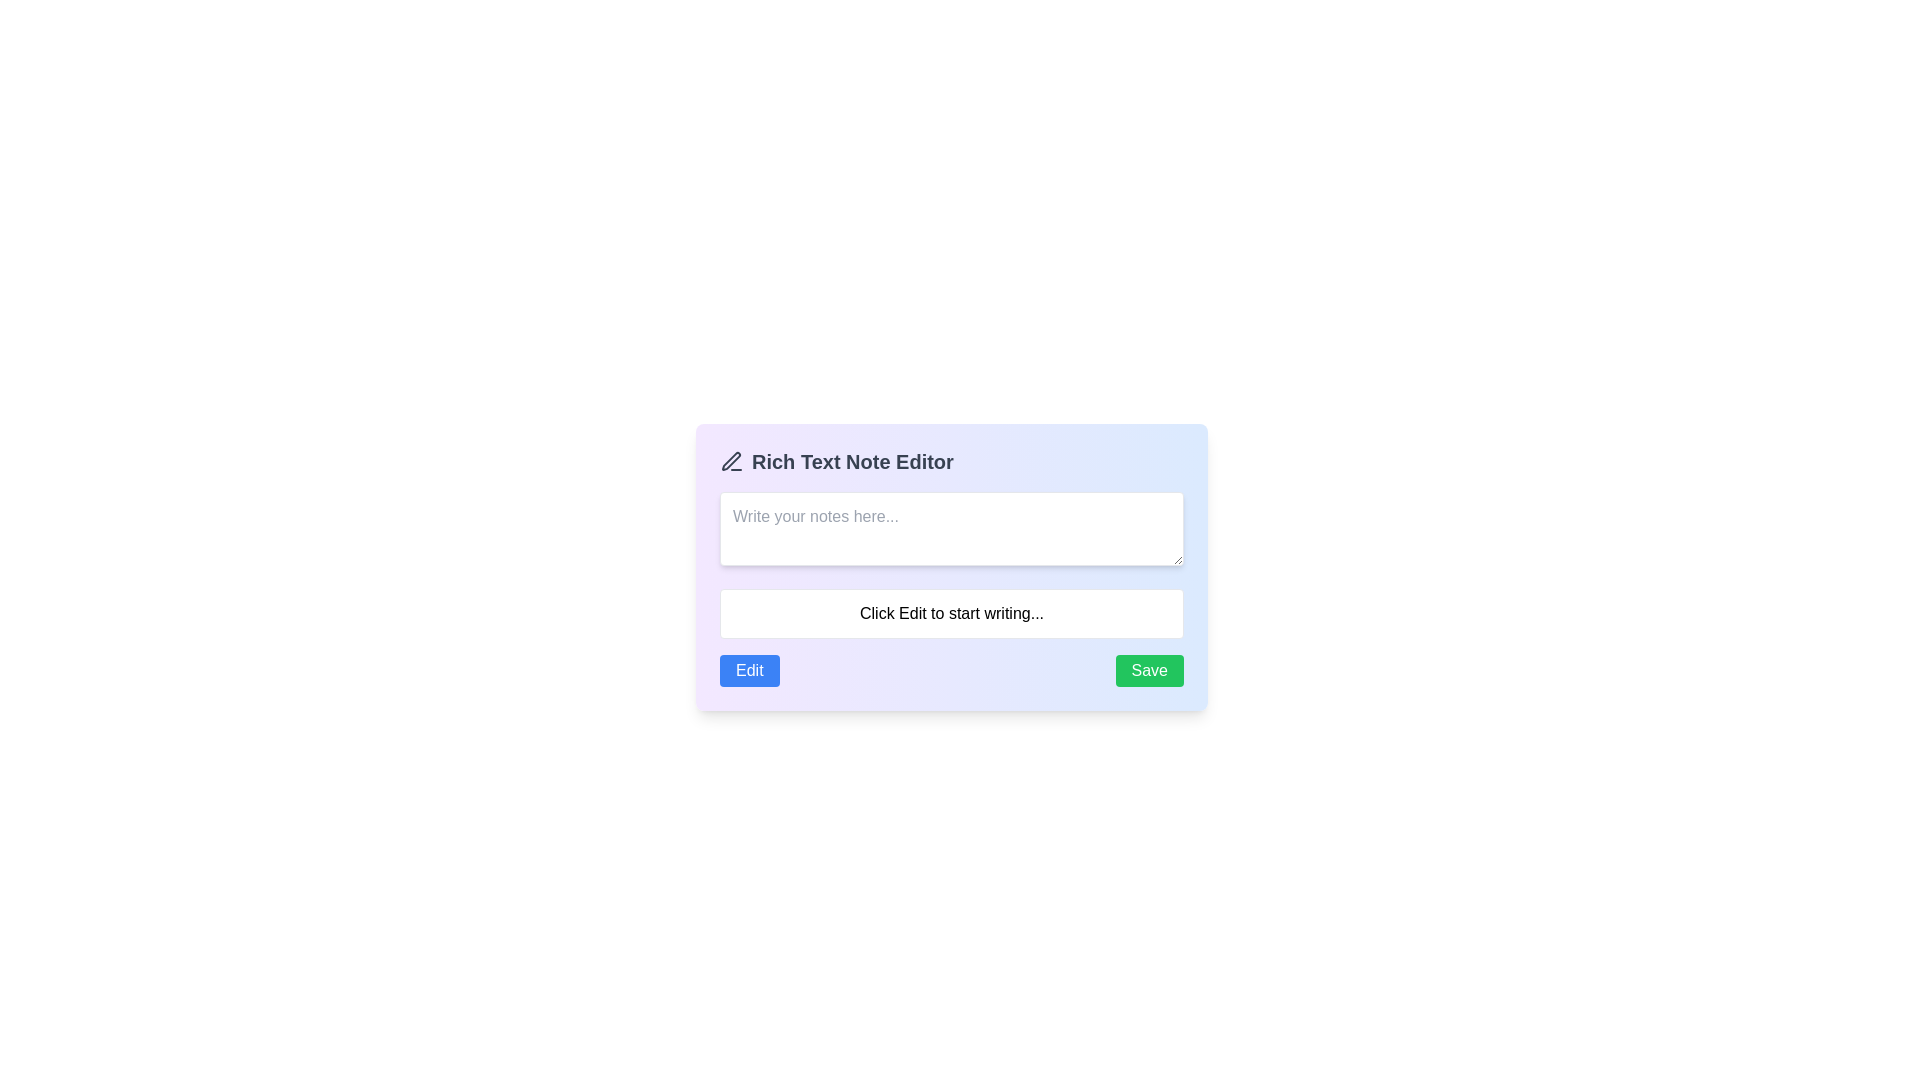  I want to click on the Decorative SVG element within the pen icon located in the top-left corner of the Rich Text Note Editor interface, so click(730, 461).